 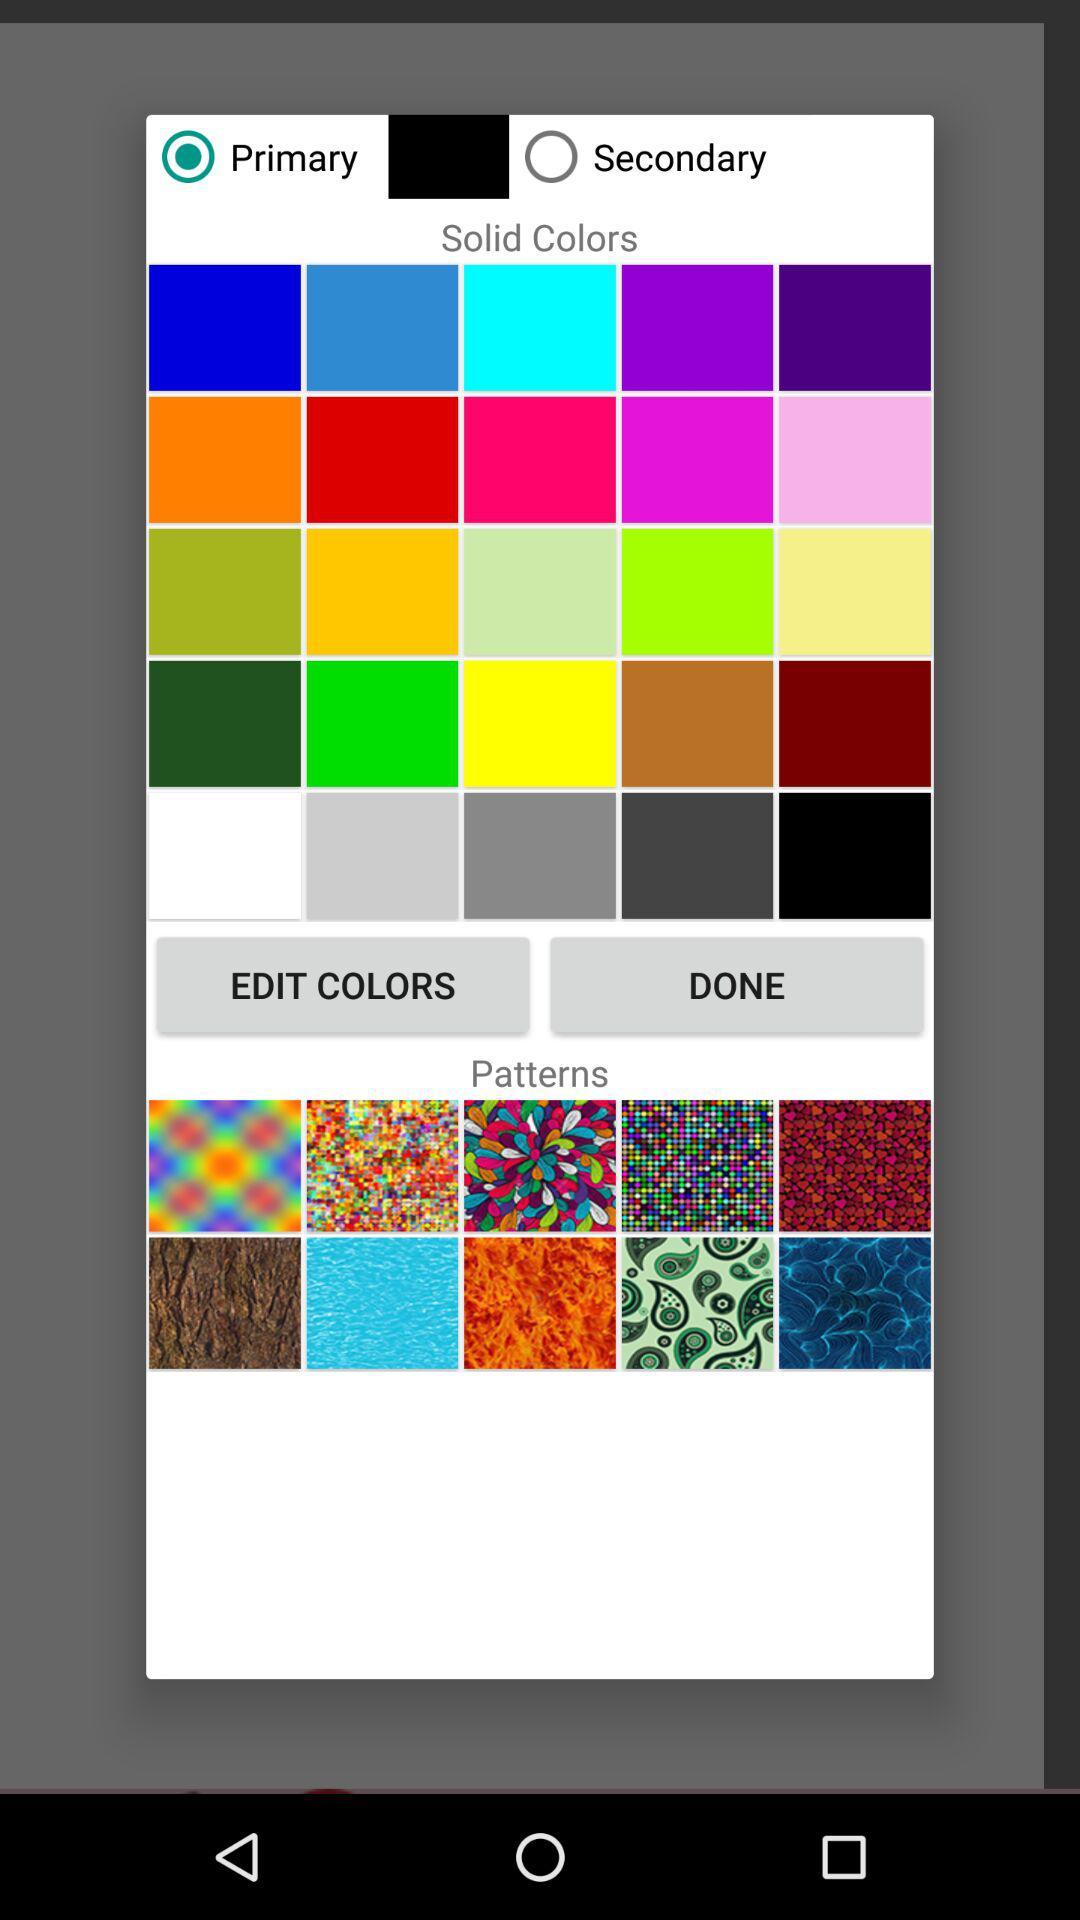 What do you see at coordinates (540, 458) in the screenshot?
I see `color` at bounding box center [540, 458].